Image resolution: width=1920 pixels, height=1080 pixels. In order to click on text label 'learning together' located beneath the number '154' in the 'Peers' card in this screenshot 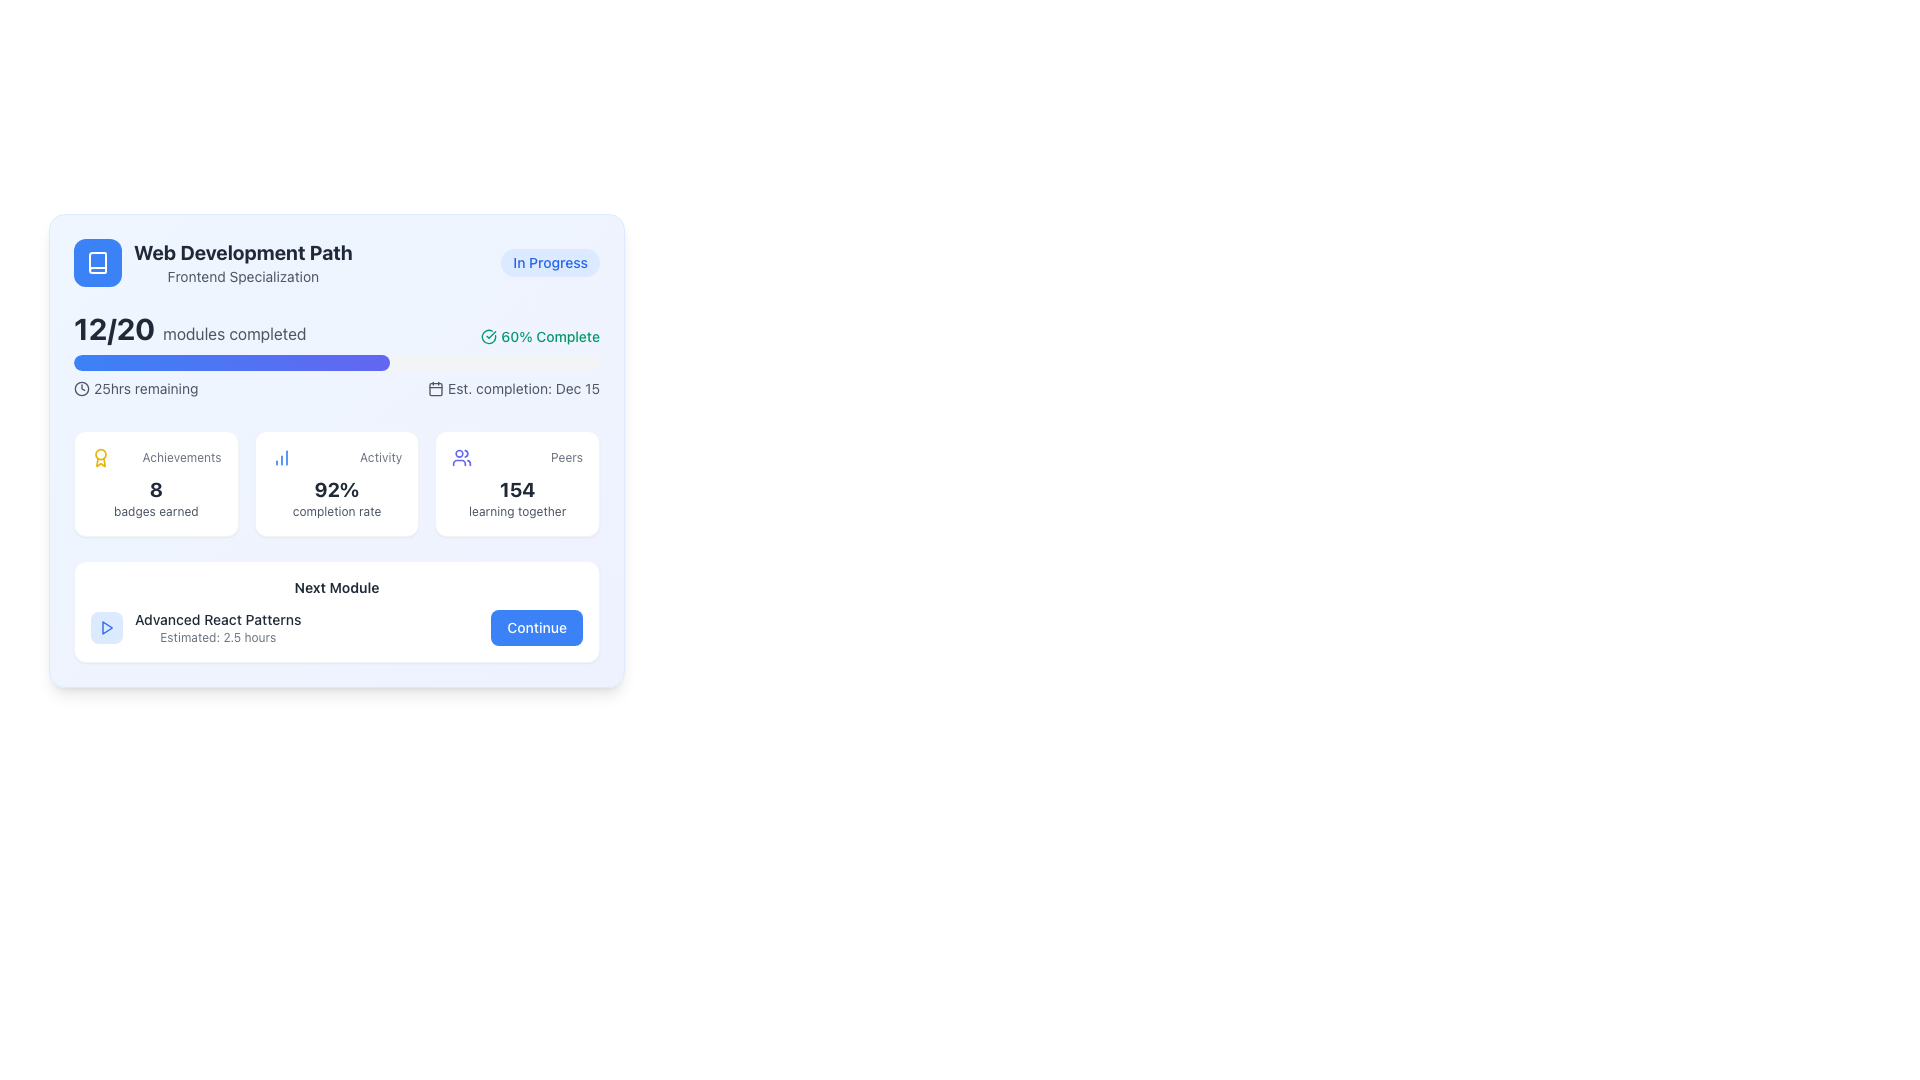, I will do `click(517, 511)`.